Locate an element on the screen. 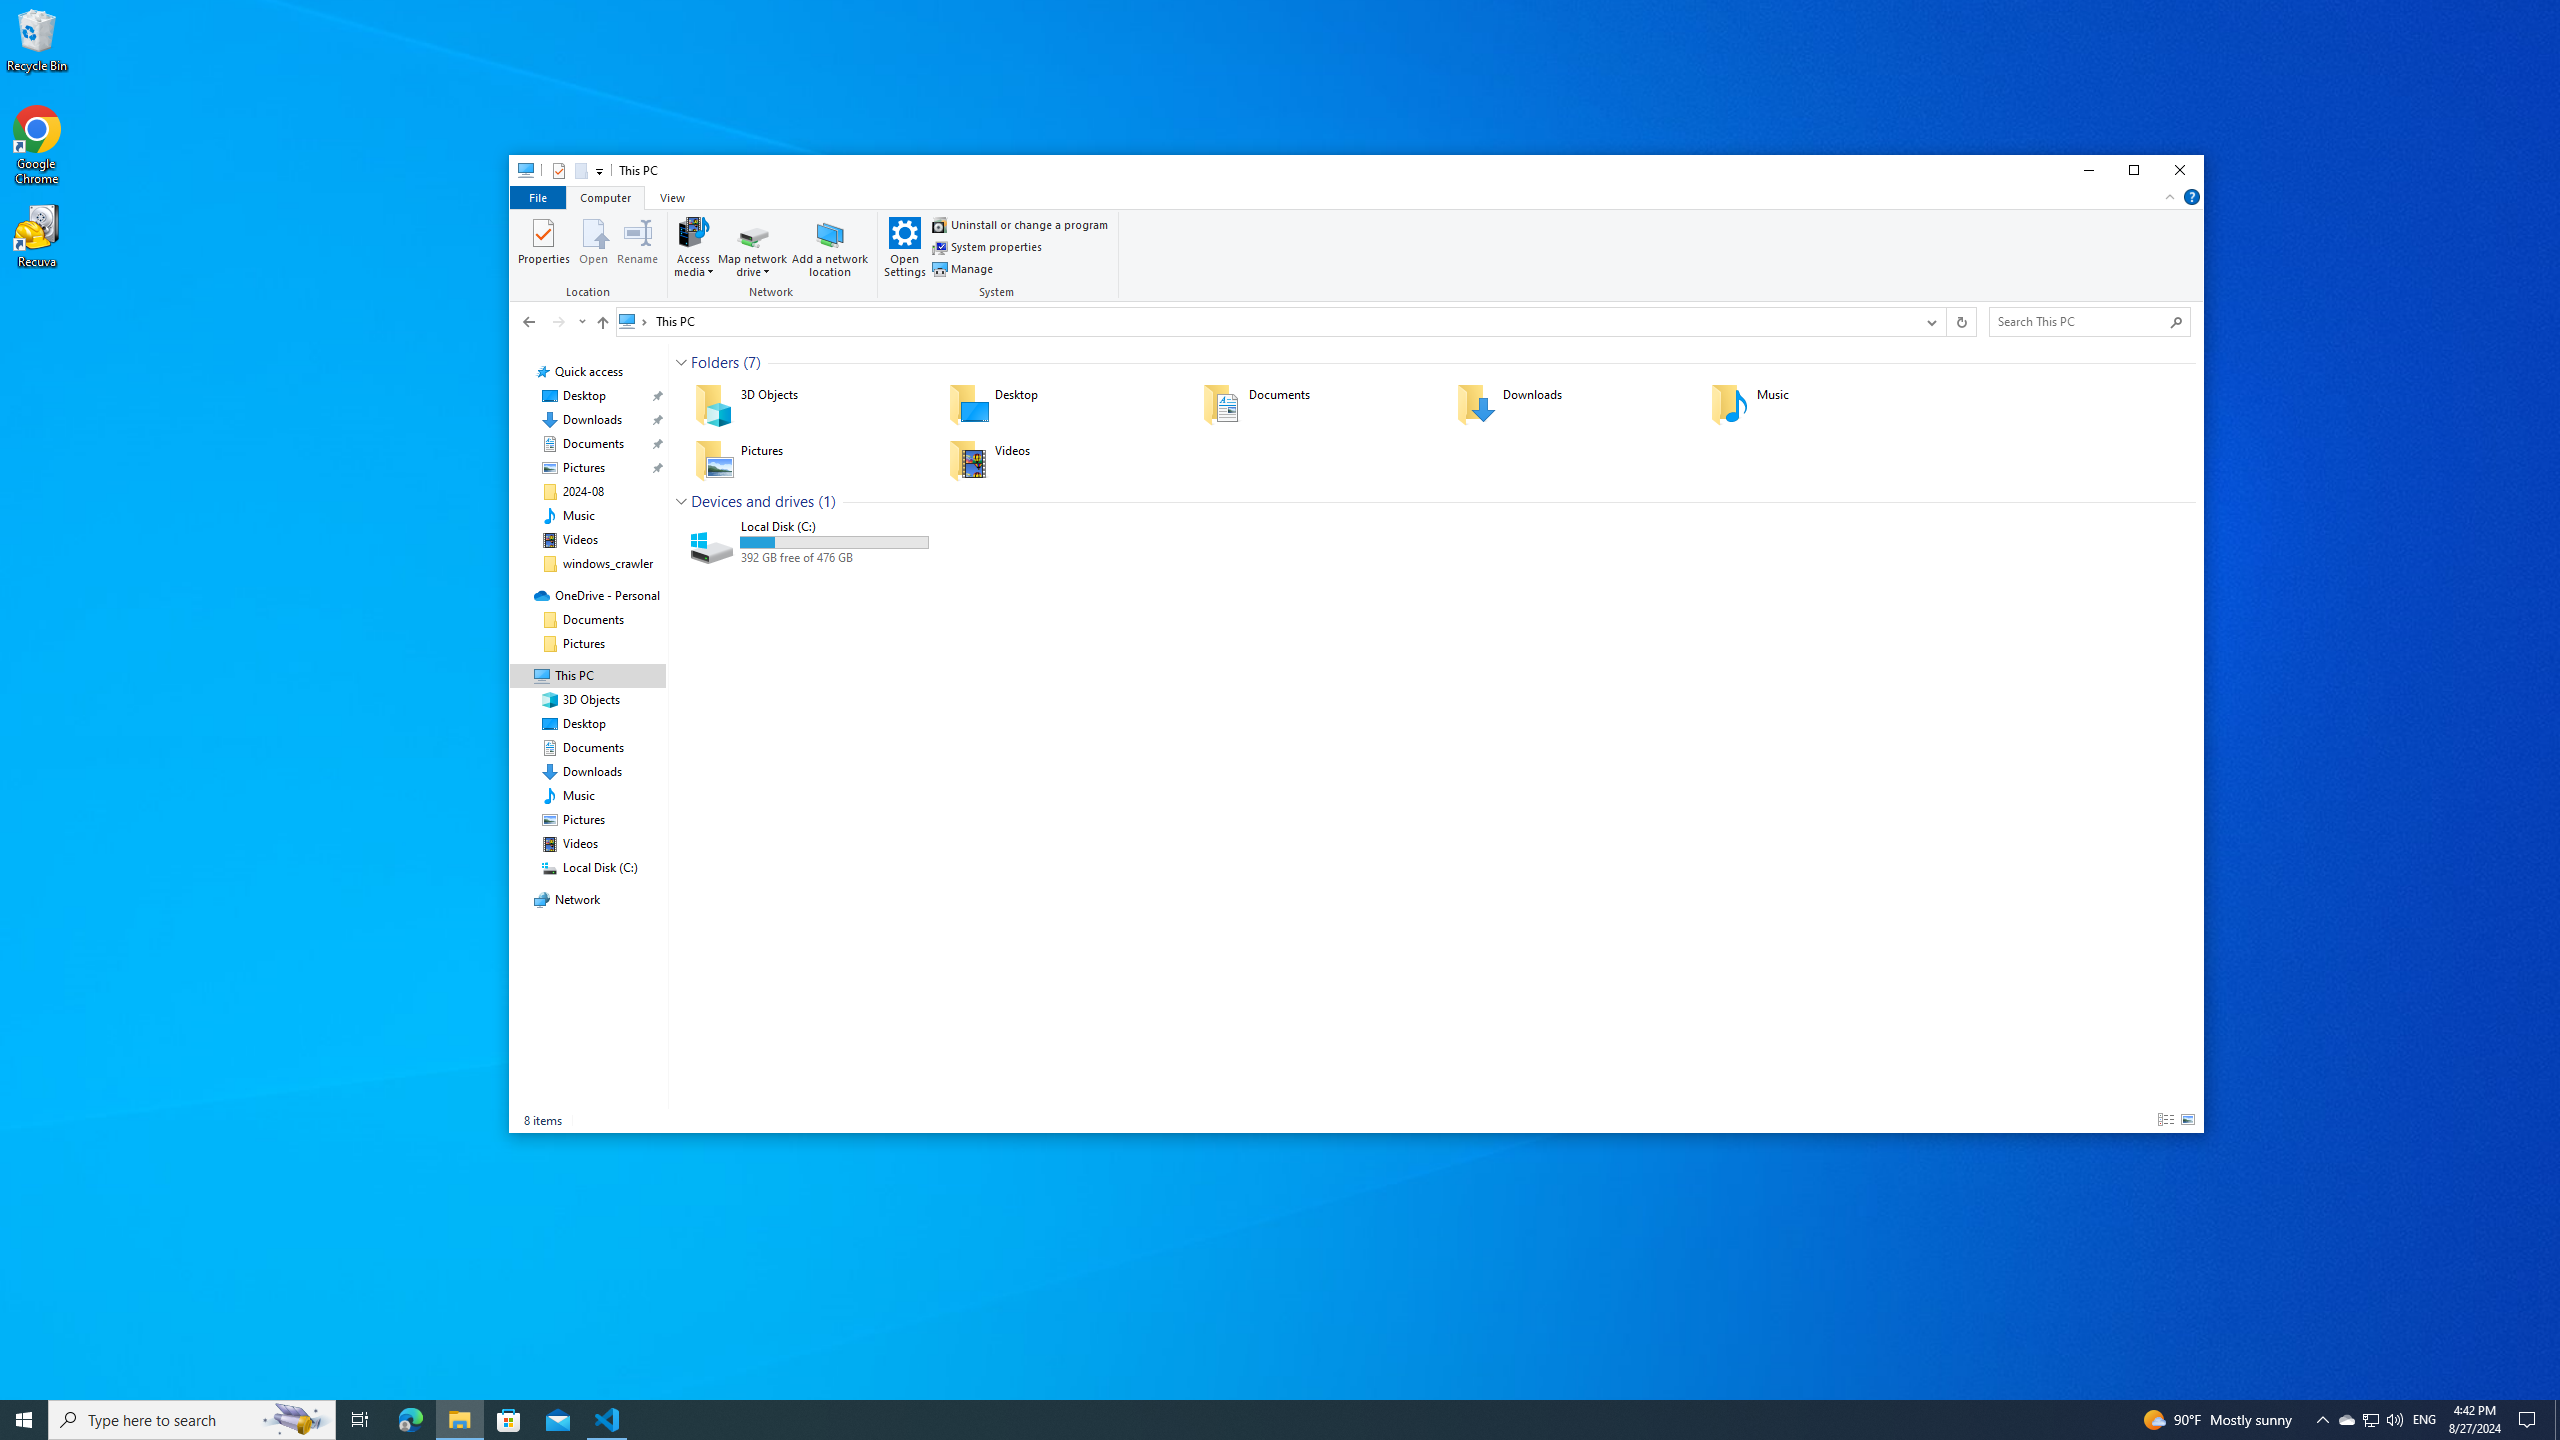  'Previous Locations' is located at coordinates (1929, 321).